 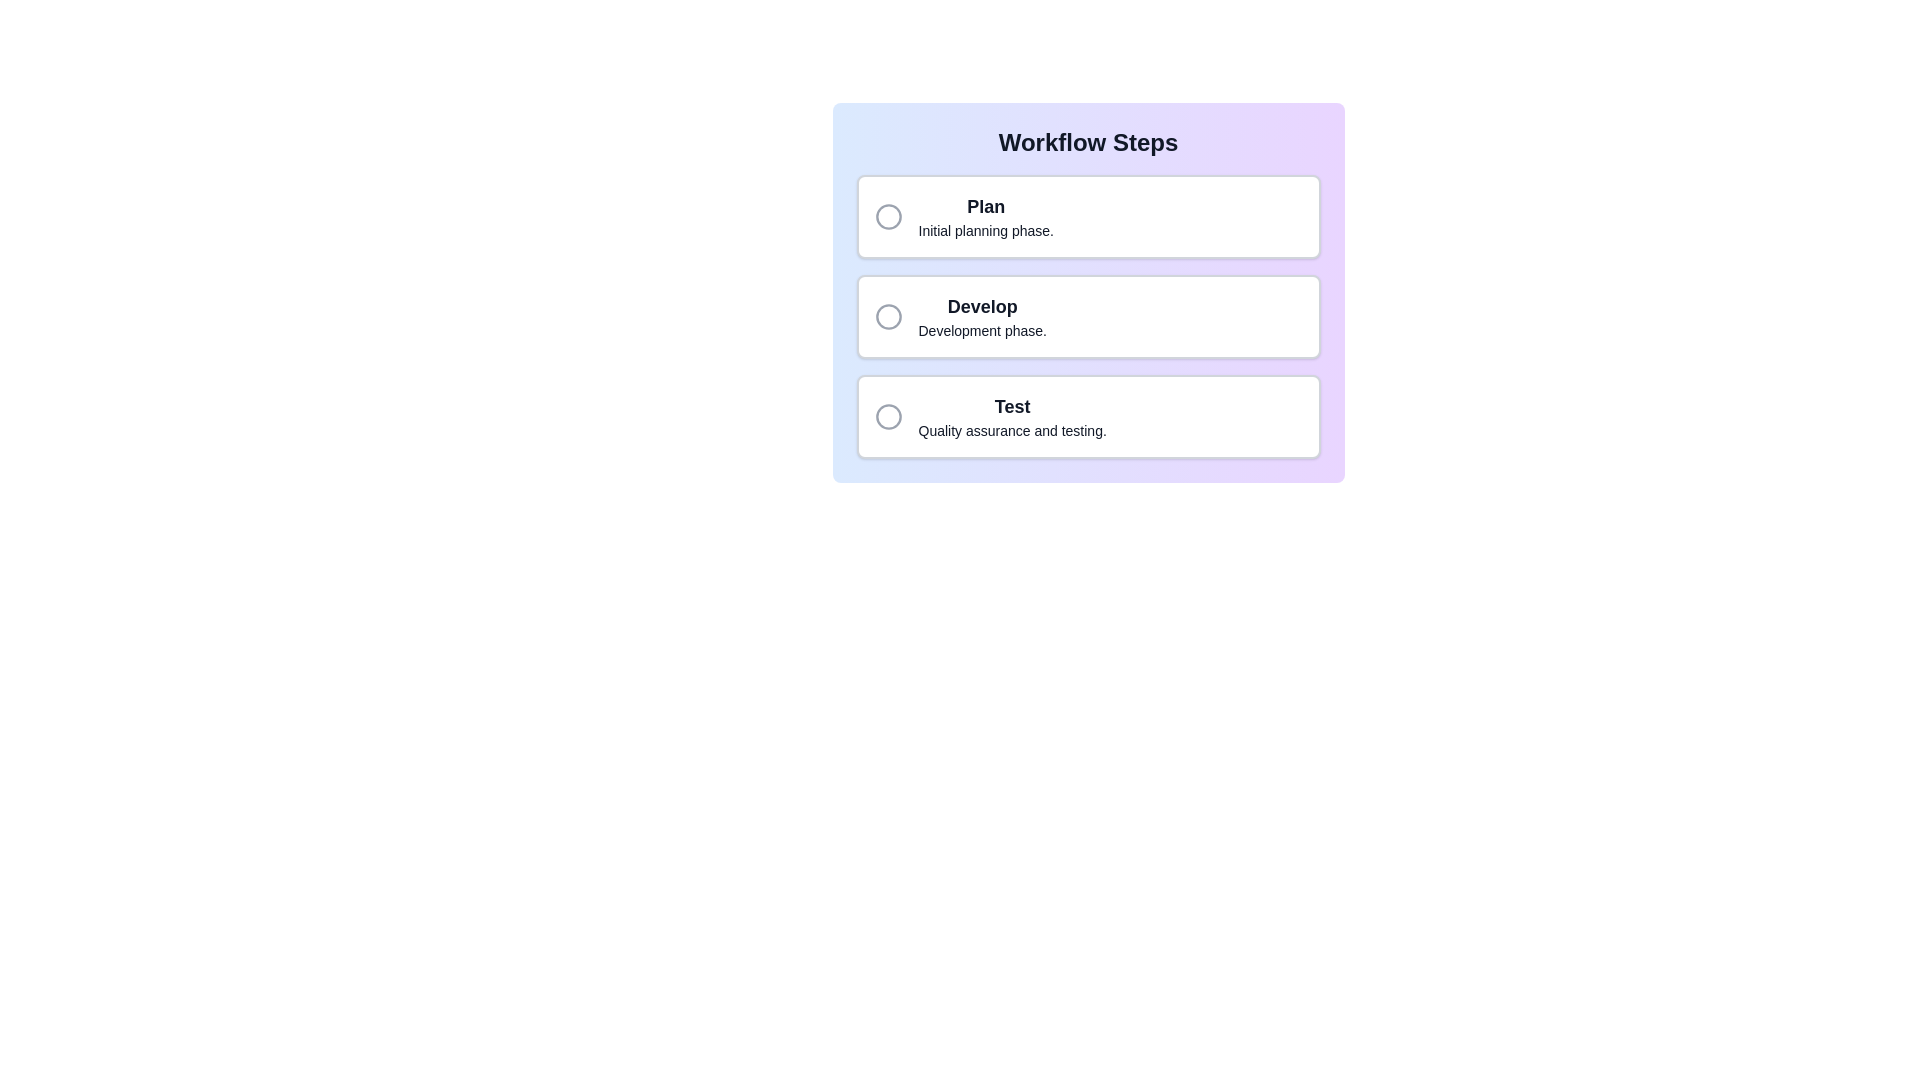 I want to click on the radio button icon representing the 'Develop' step in the 'Workflow Steps' section, so click(x=887, y=315).